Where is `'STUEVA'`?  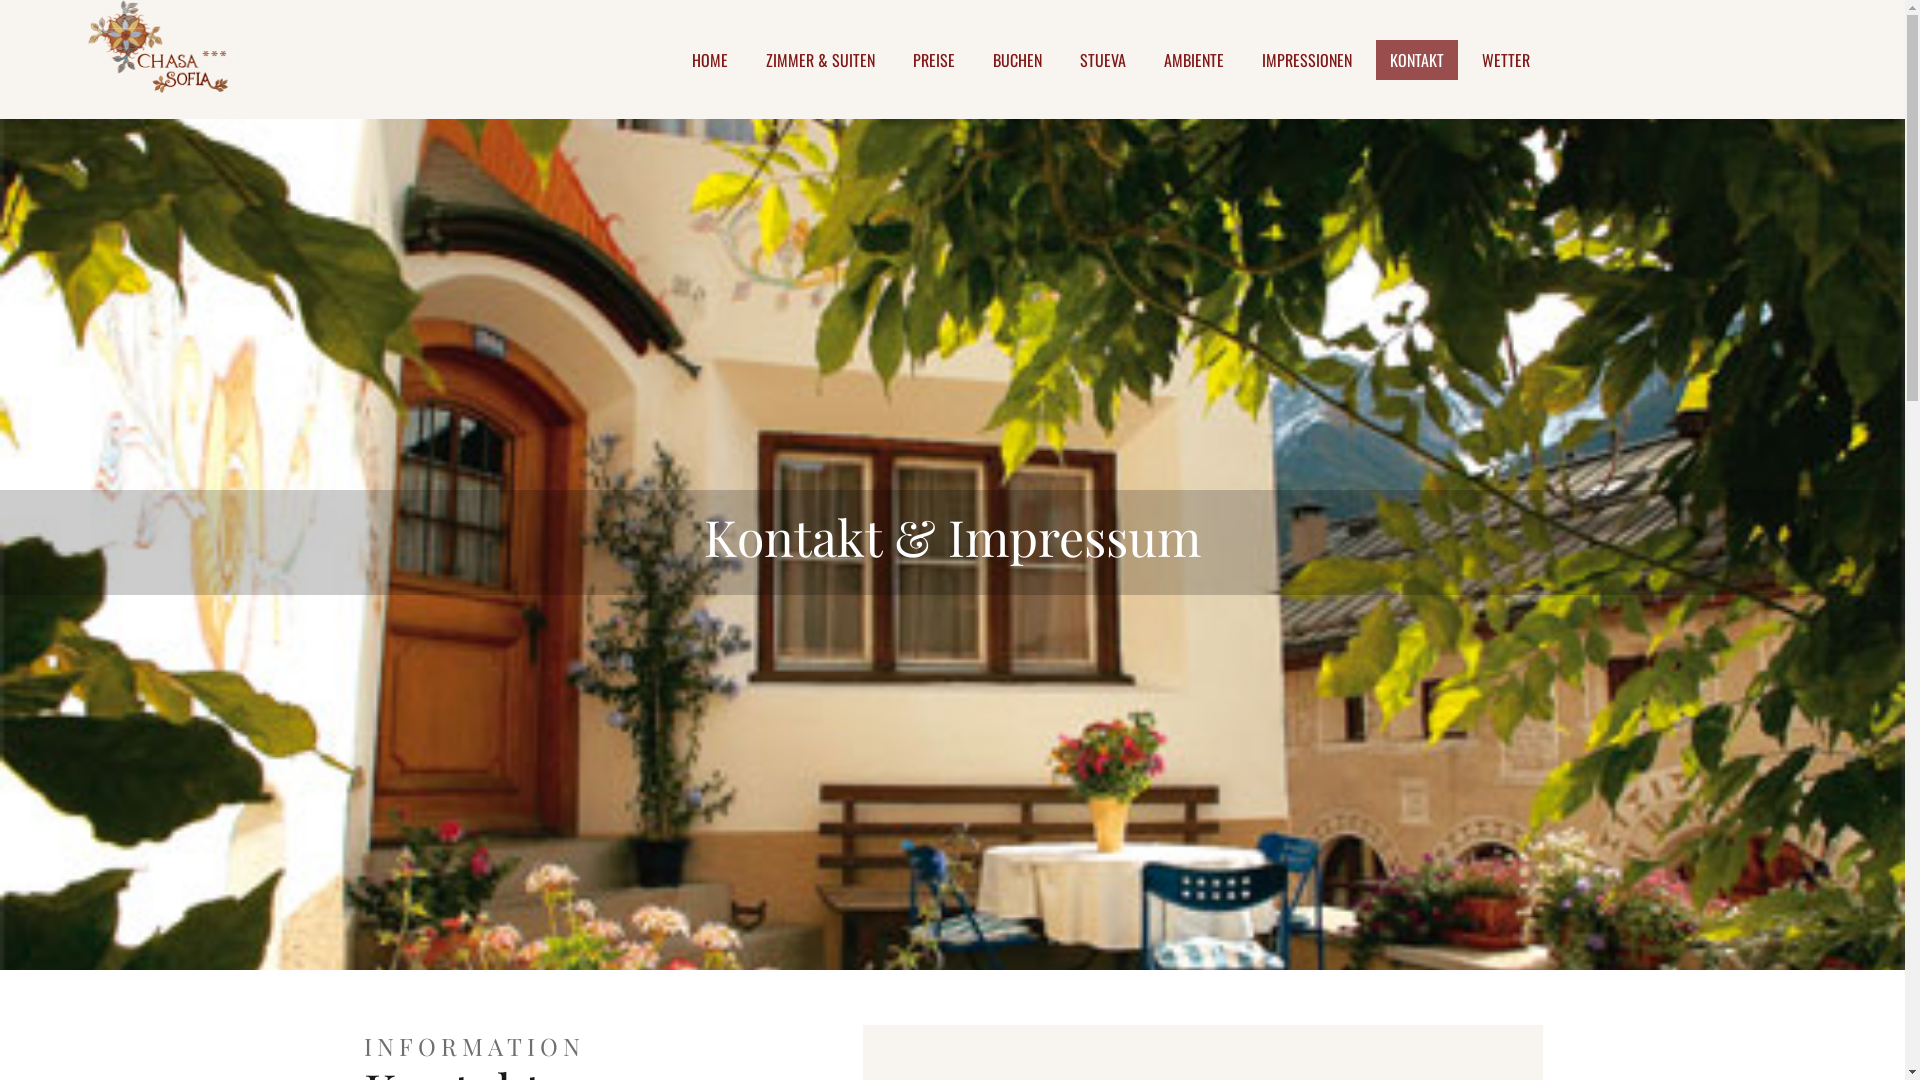 'STUEVA' is located at coordinates (1102, 59).